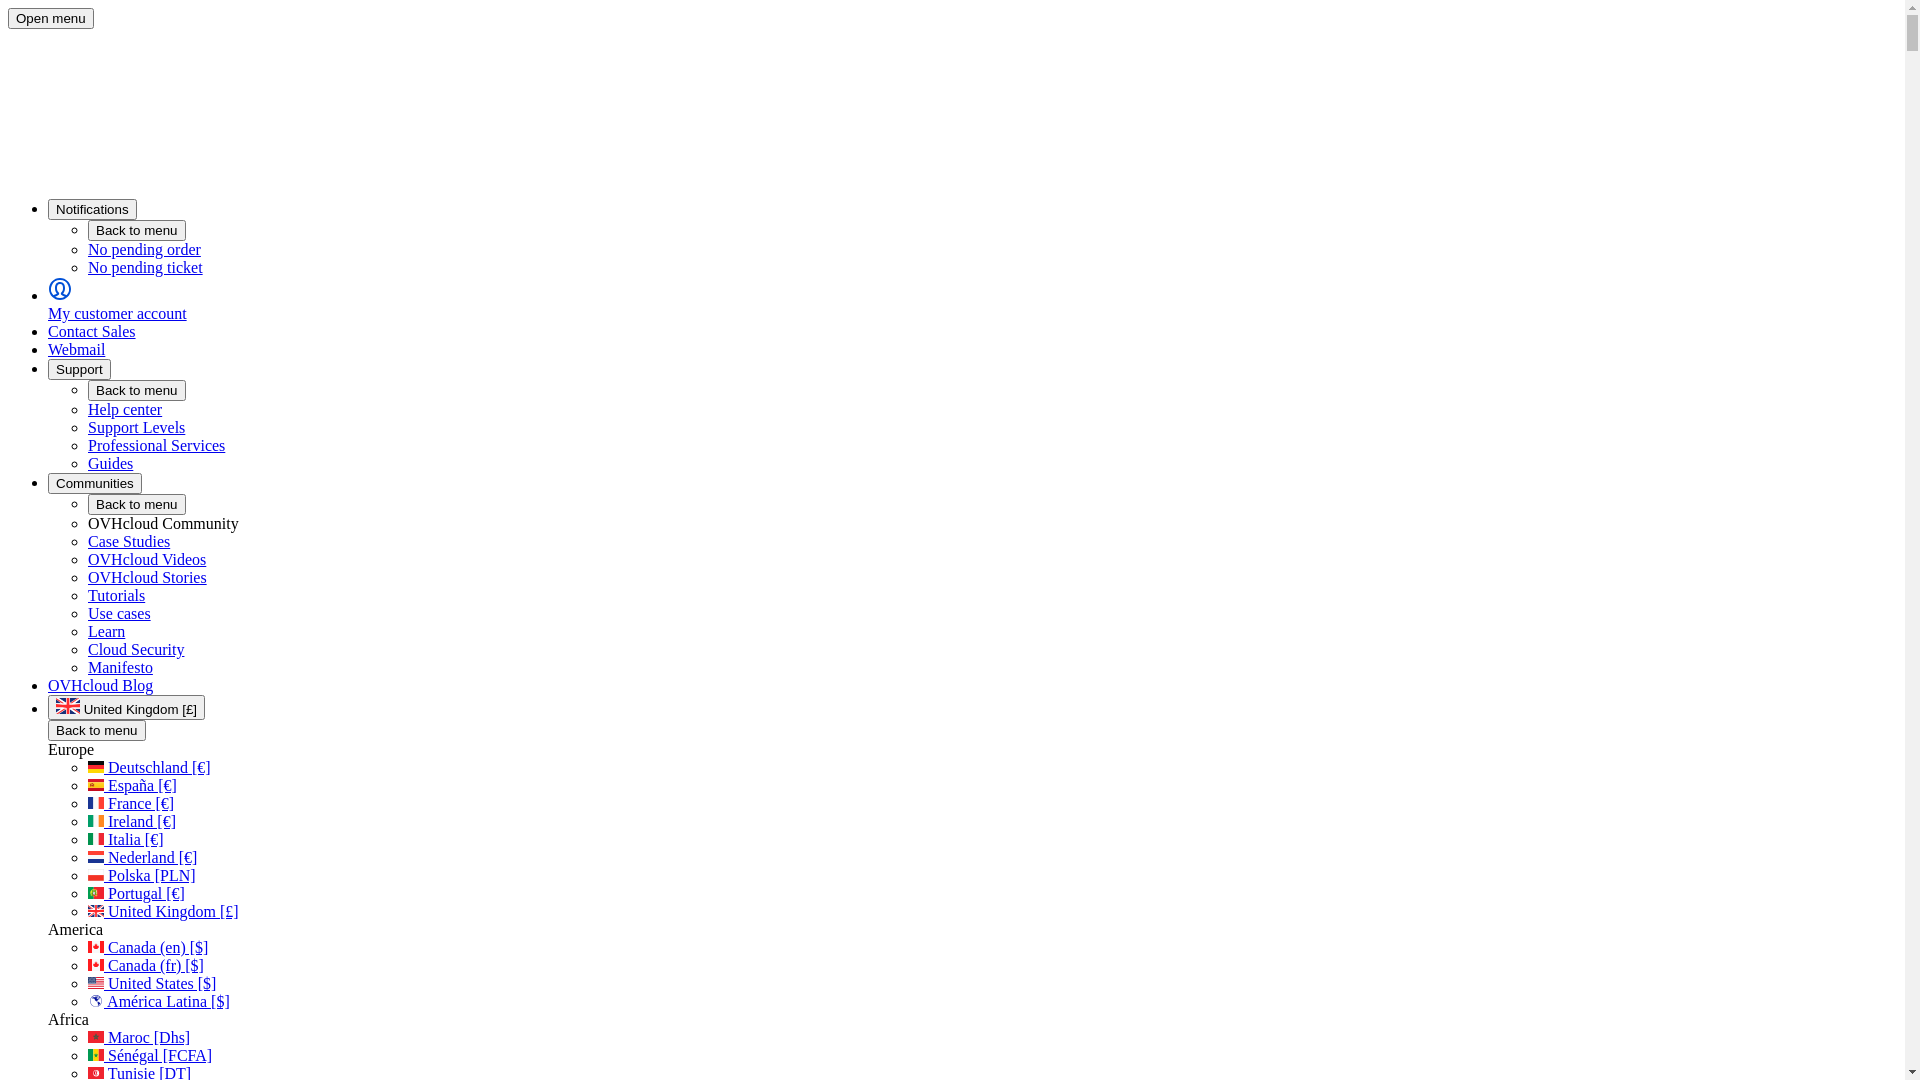  I want to click on 'OVHcloud Stories', so click(146, 577).